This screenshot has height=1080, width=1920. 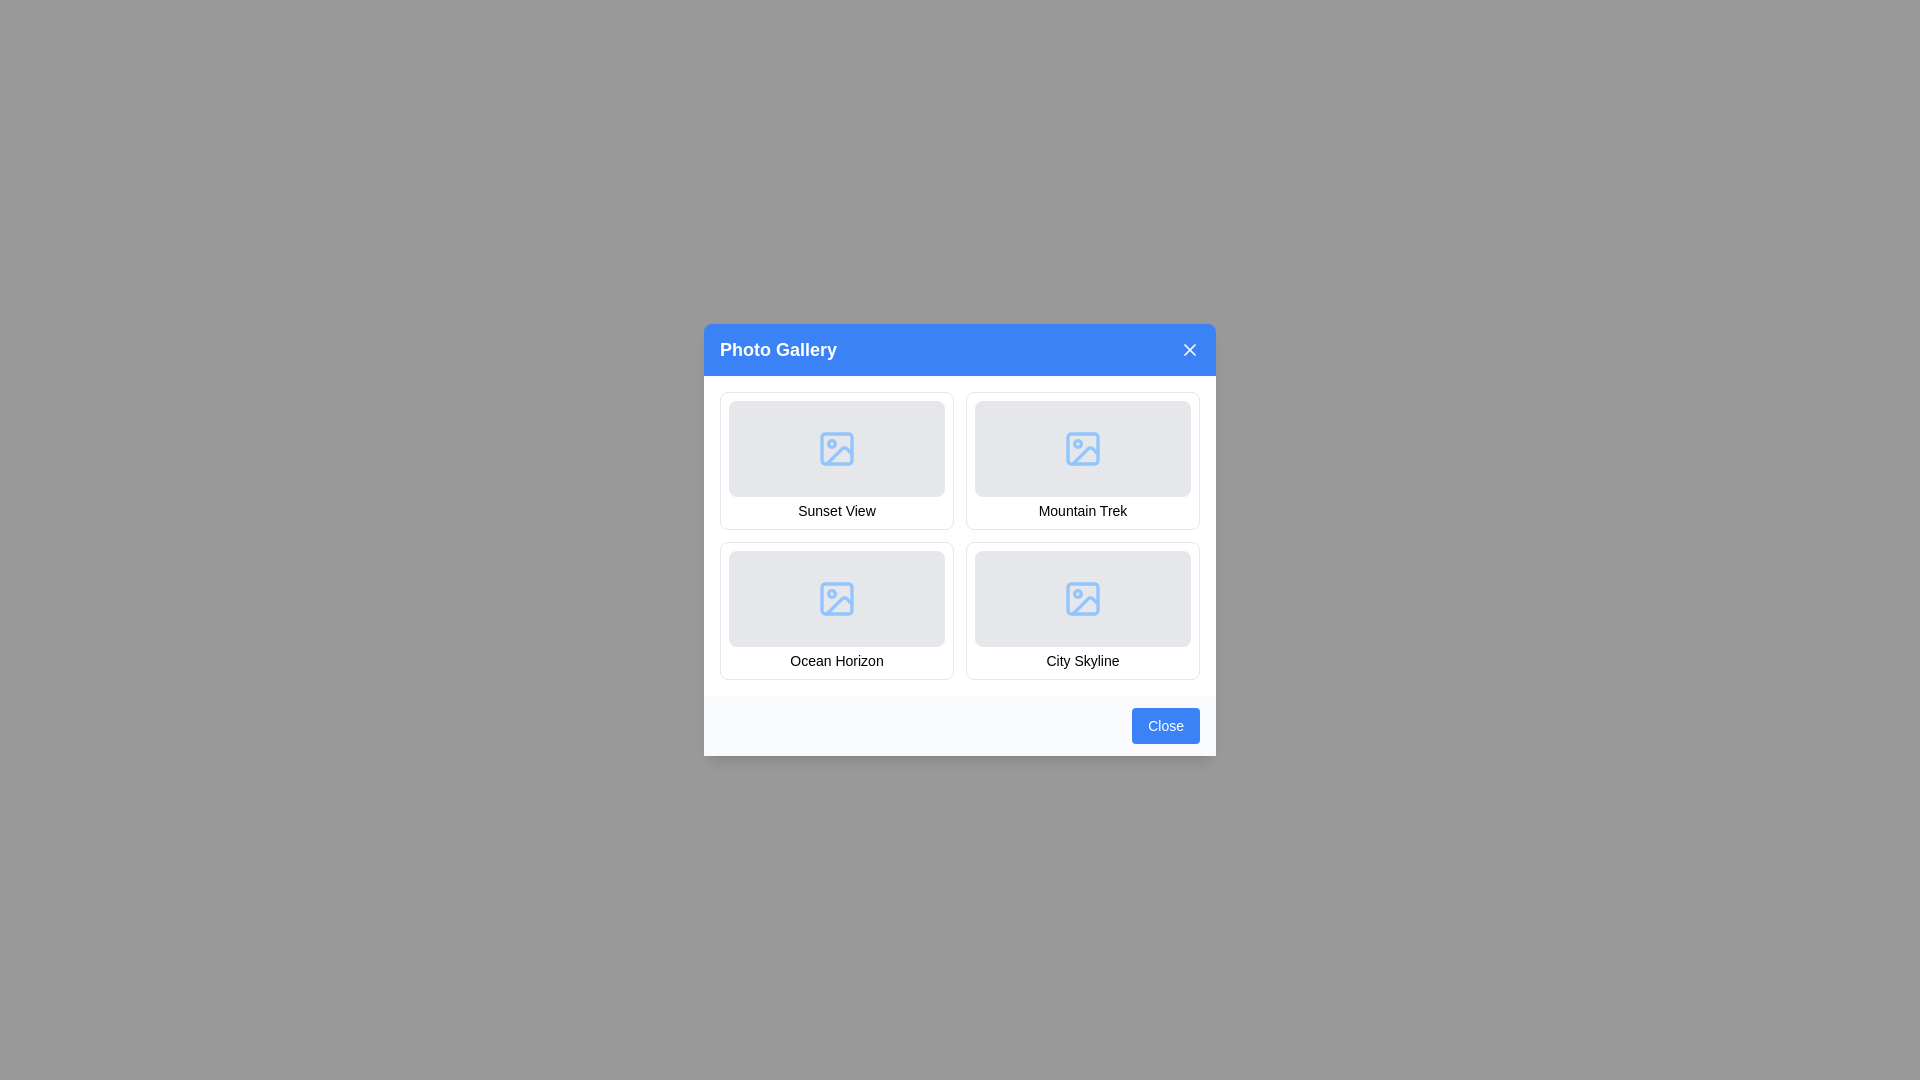 I want to click on the image placeholder button representing 'Ocean Horizon', so click(x=836, y=597).